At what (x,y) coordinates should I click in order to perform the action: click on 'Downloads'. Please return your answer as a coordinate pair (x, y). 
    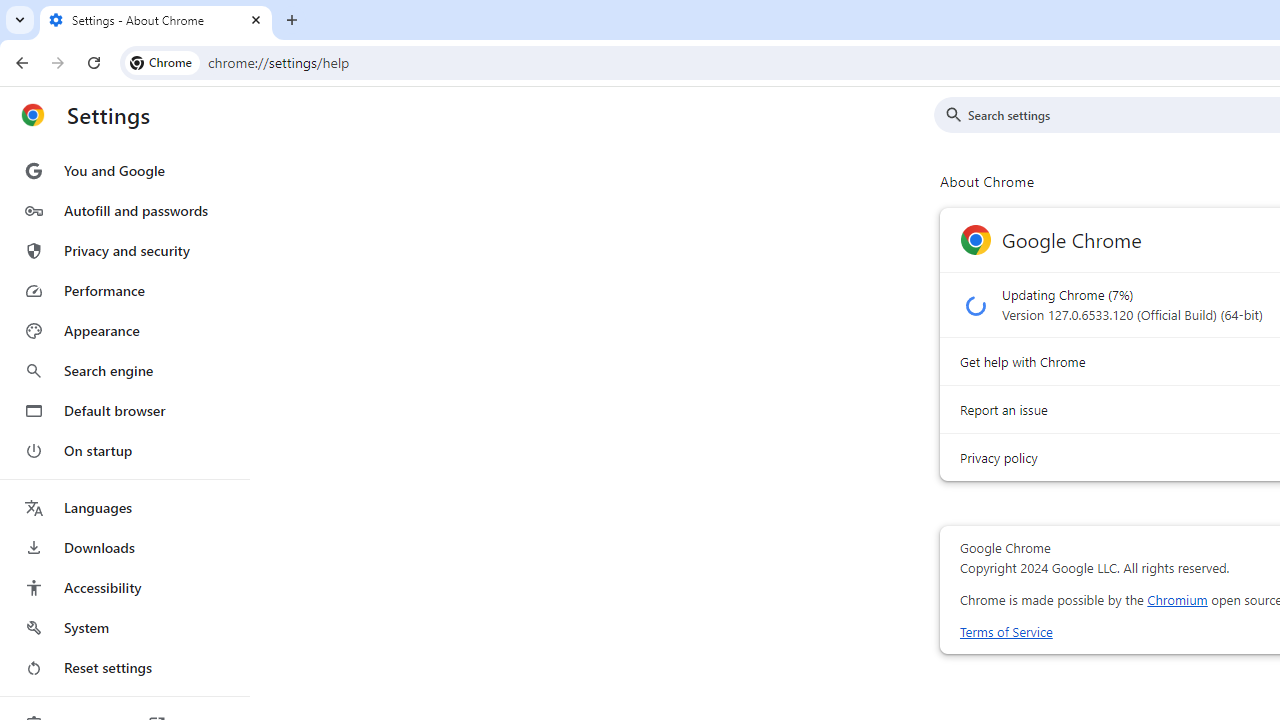
    Looking at the image, I should click on (123, 547).